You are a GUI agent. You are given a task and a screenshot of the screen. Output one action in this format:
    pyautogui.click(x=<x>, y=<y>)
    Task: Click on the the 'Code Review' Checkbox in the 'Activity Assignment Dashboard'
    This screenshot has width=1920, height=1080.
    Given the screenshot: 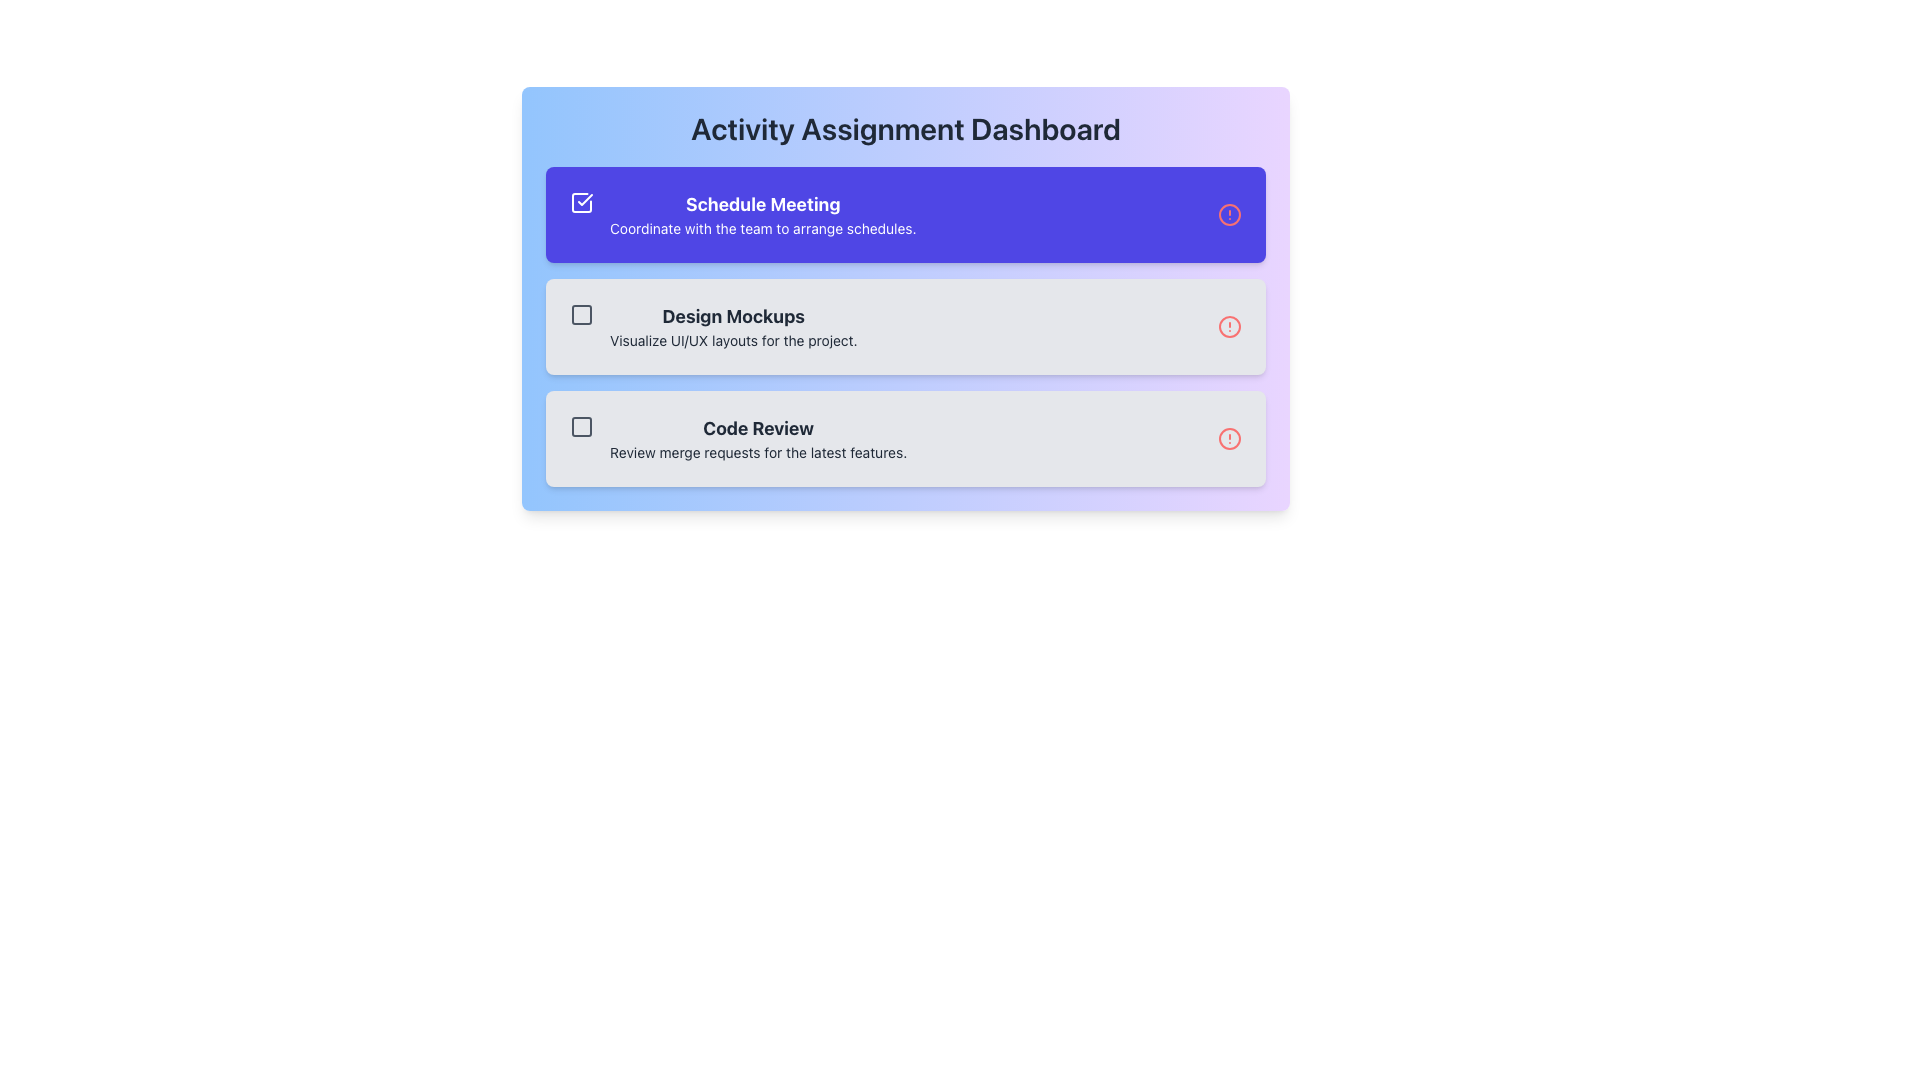 What is the action you would take?
    pyautogui.click(x=580, y=426)
    